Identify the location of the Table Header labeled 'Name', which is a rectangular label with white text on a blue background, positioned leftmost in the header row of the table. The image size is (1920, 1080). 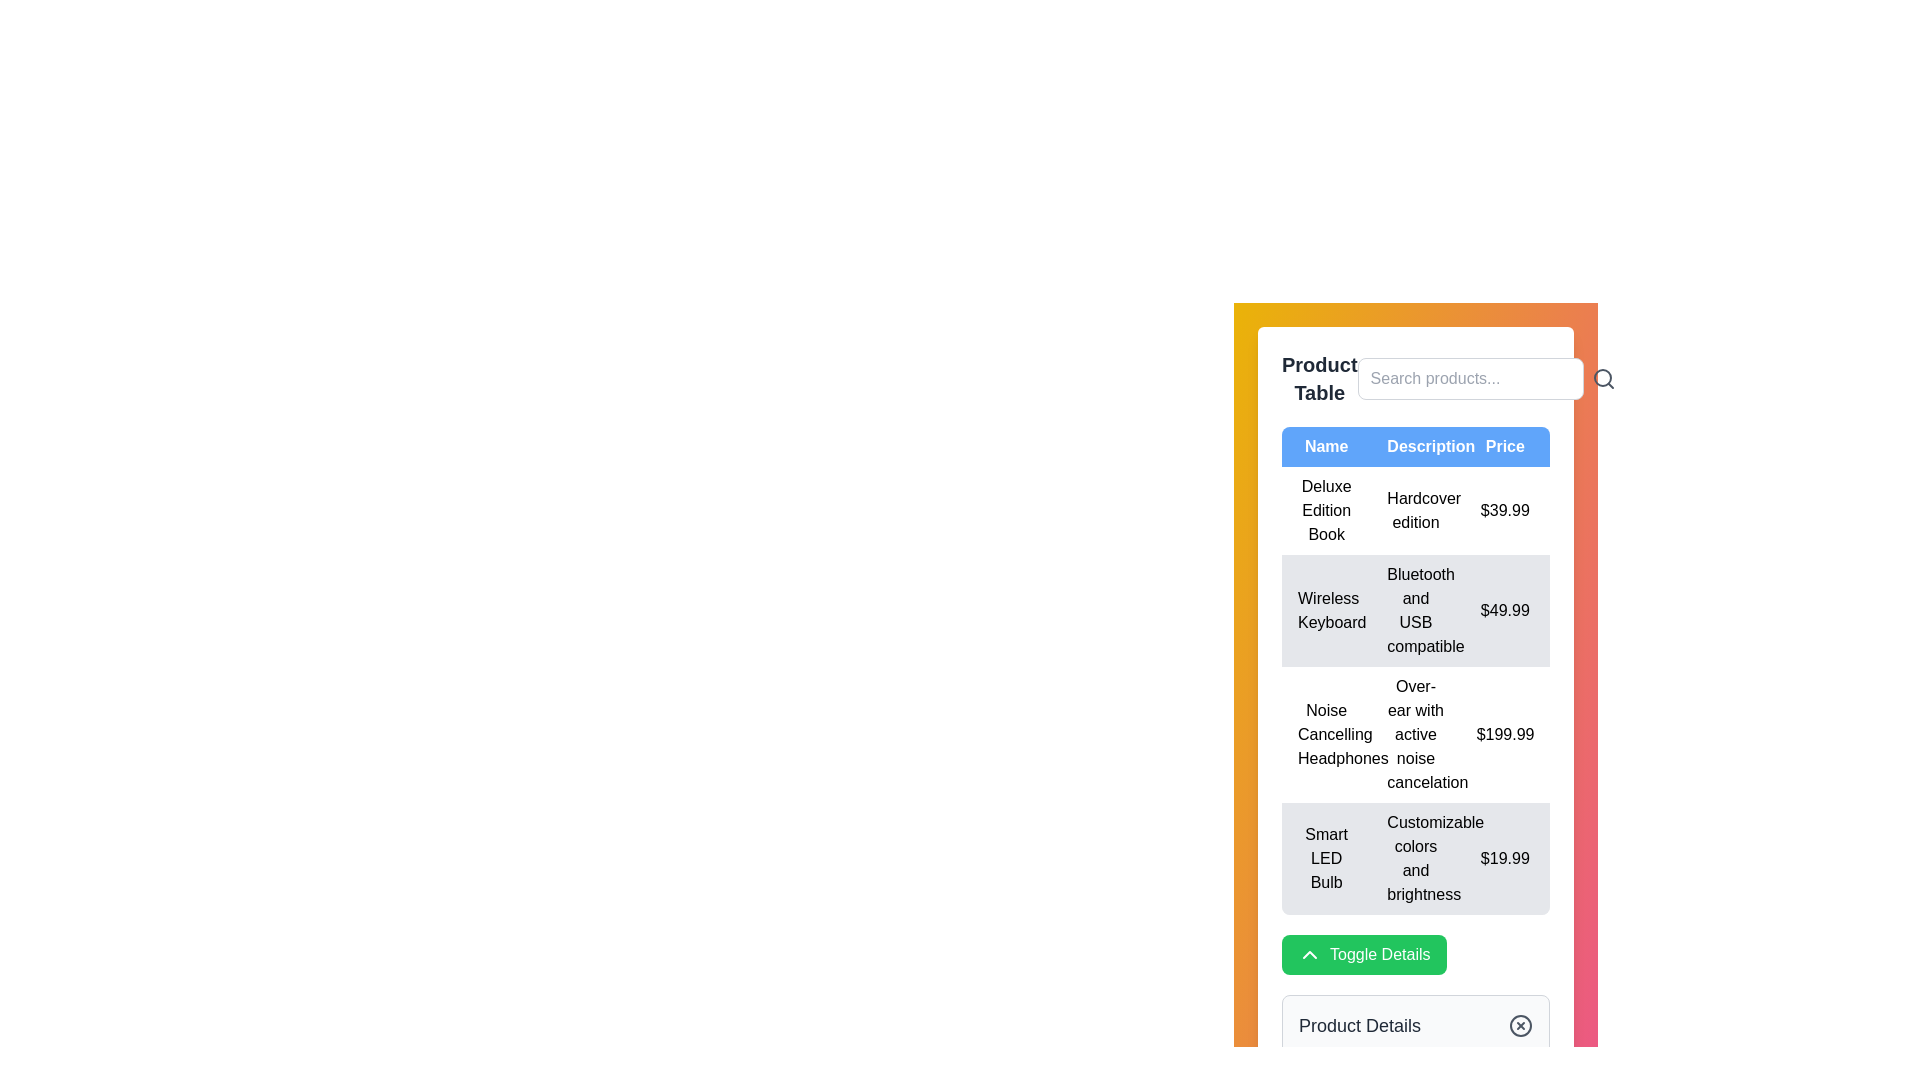
(1326, 446).